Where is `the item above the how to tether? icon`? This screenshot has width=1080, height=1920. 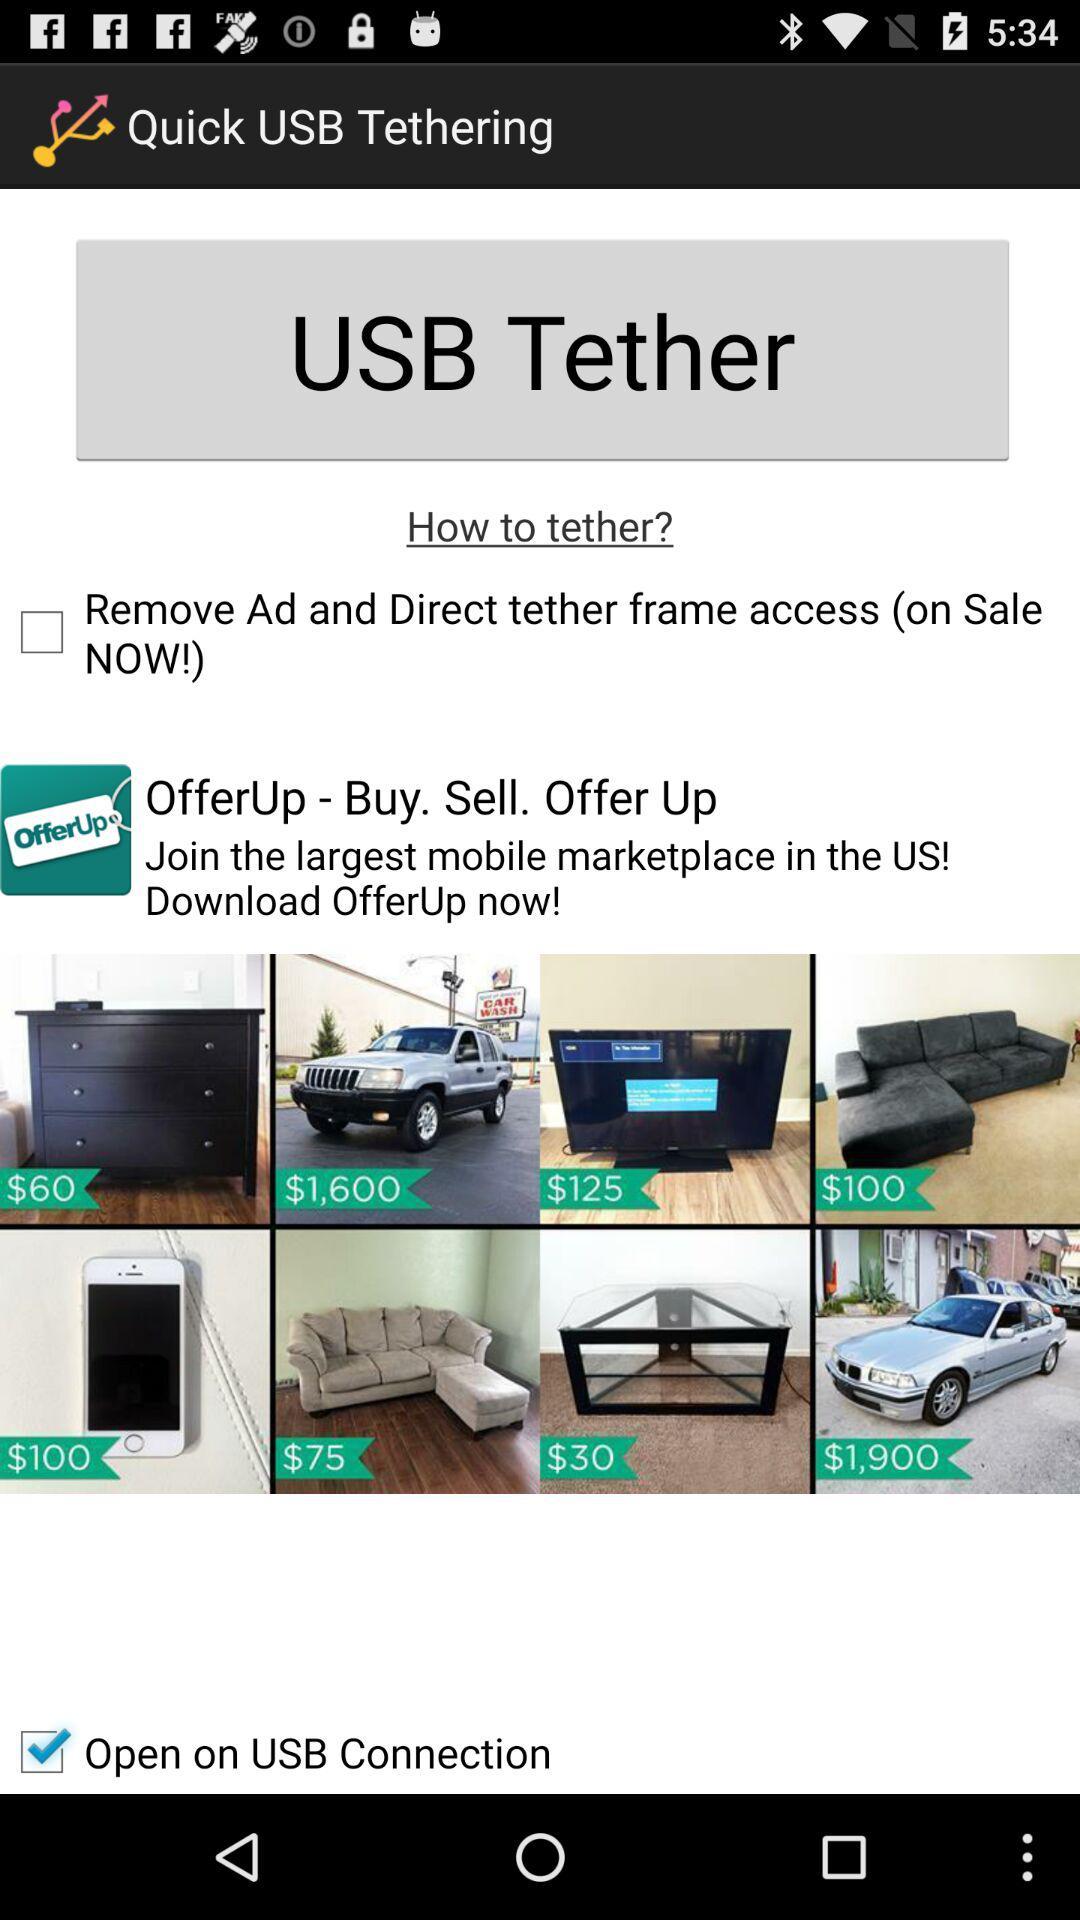 the item above the how to tether? icon is located at coordinates (542, 349).